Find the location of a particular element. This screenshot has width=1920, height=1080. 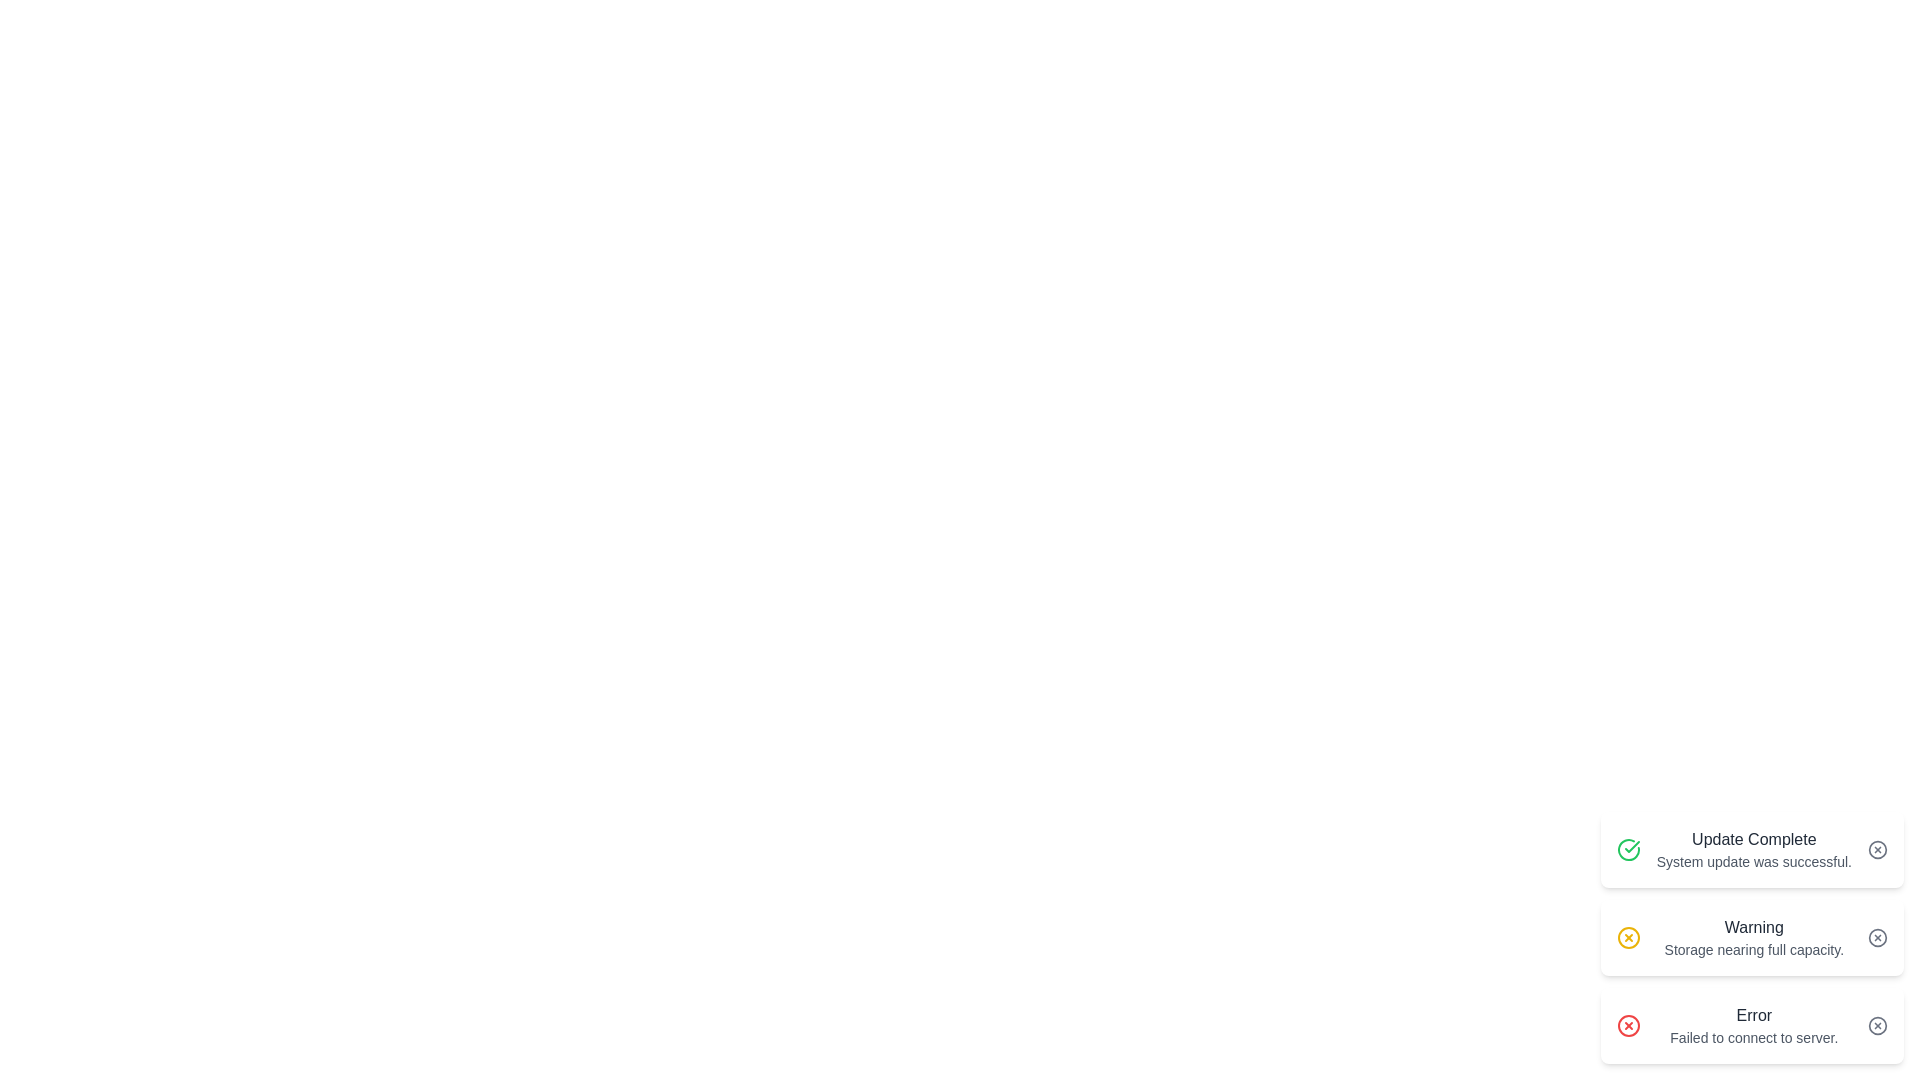

text label displaying 'Warning', which is part of a notification interface and is aligned to the left of a warning icon is located at coordinates (1753, 928).